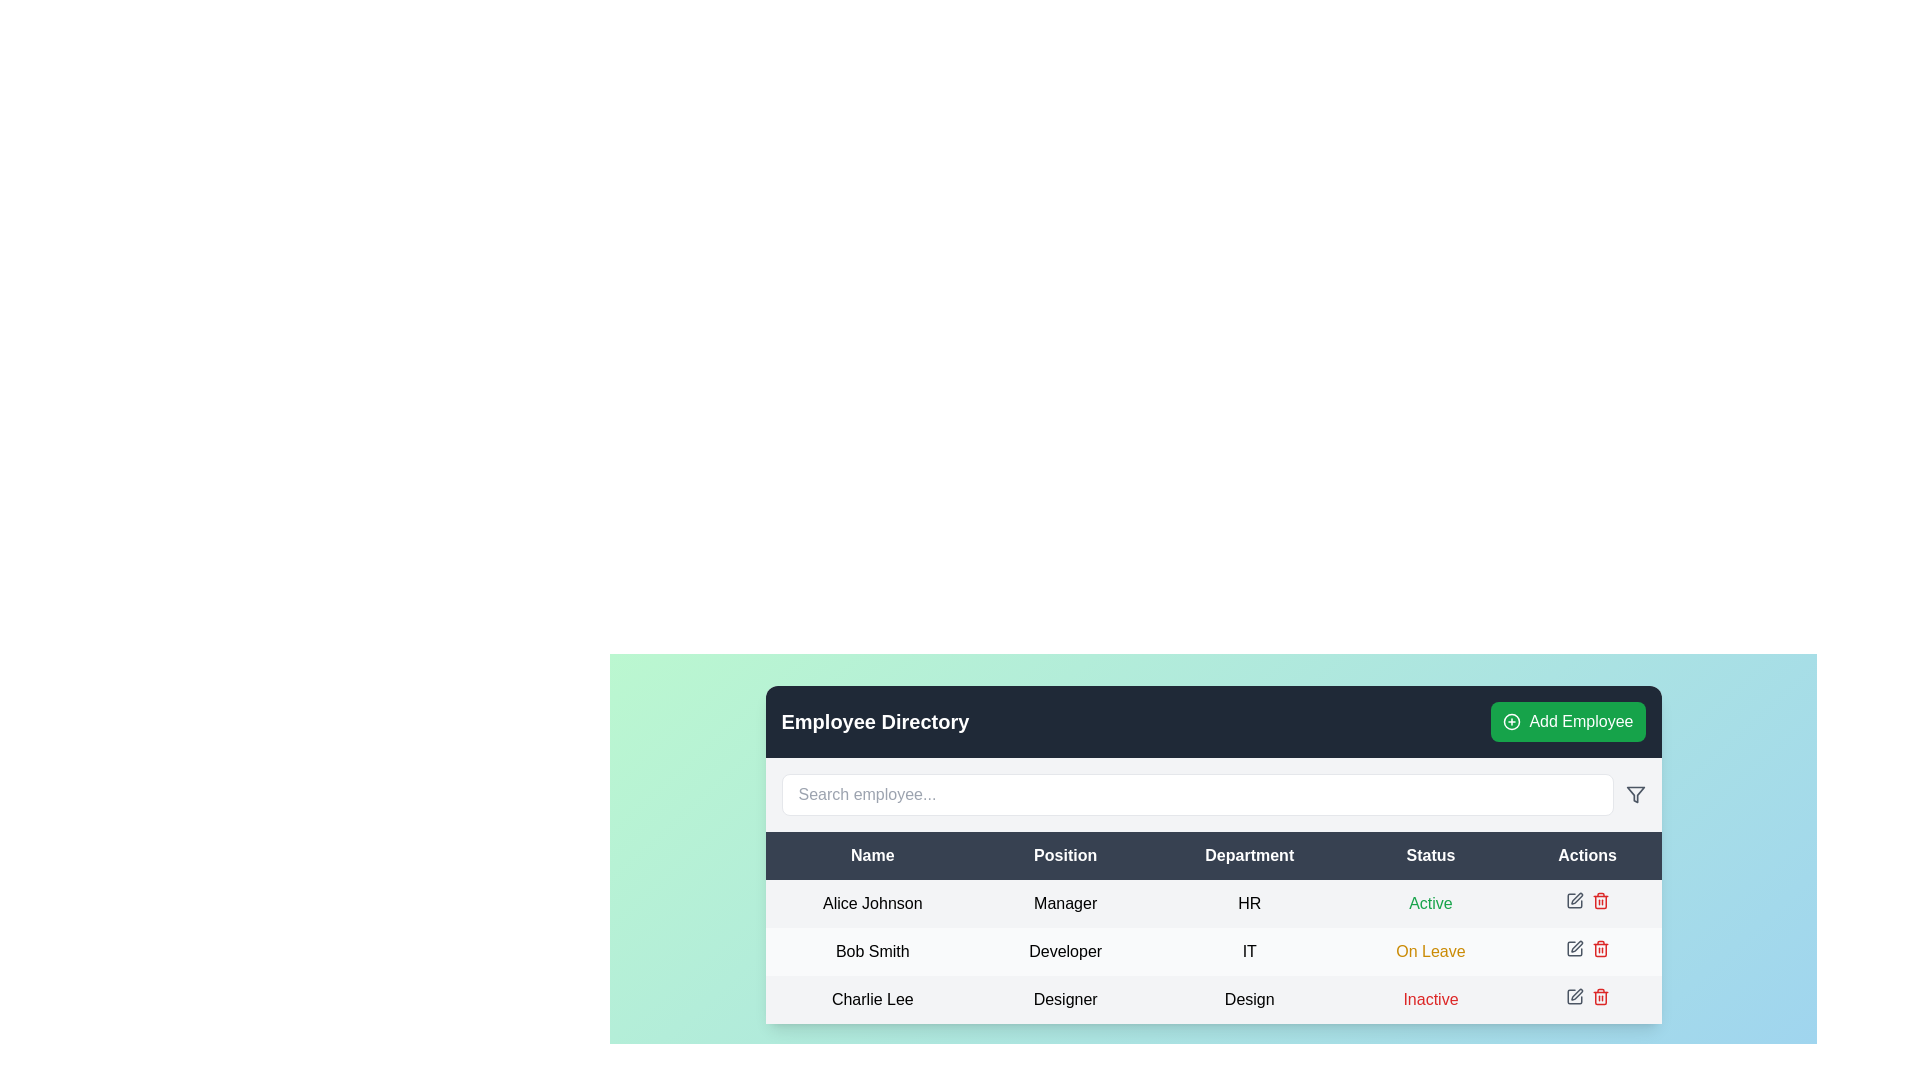 The height and width of the screenshot is (1080, 1920). Describe the element at coordinates (1586, 947) in the screenshot. I see `the Action control panel icon for user 'Bob Smith', a Developer currently On Leave` at that location.